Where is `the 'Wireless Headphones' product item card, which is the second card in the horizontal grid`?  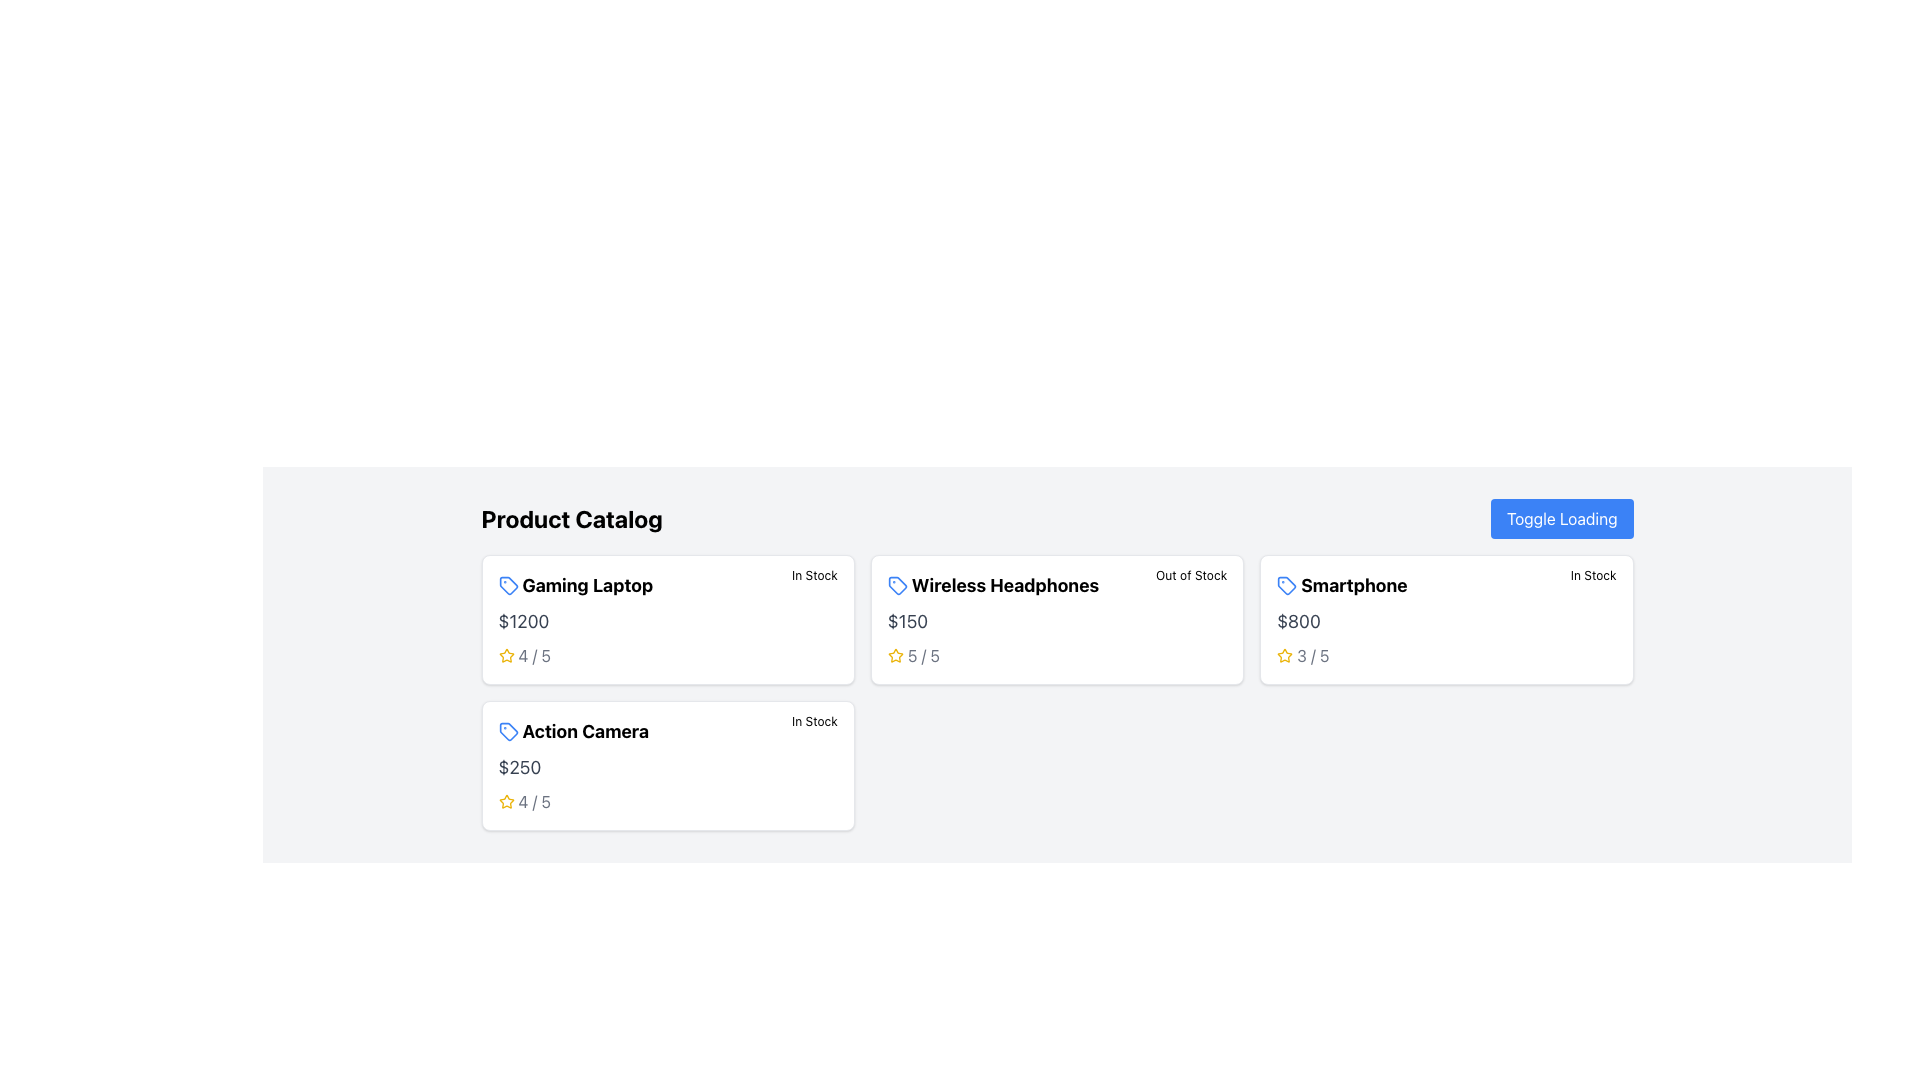
the 'Wireless Headphones' product item card, which is the second card in the horizontal grid is located at coordinates (1056, 619).